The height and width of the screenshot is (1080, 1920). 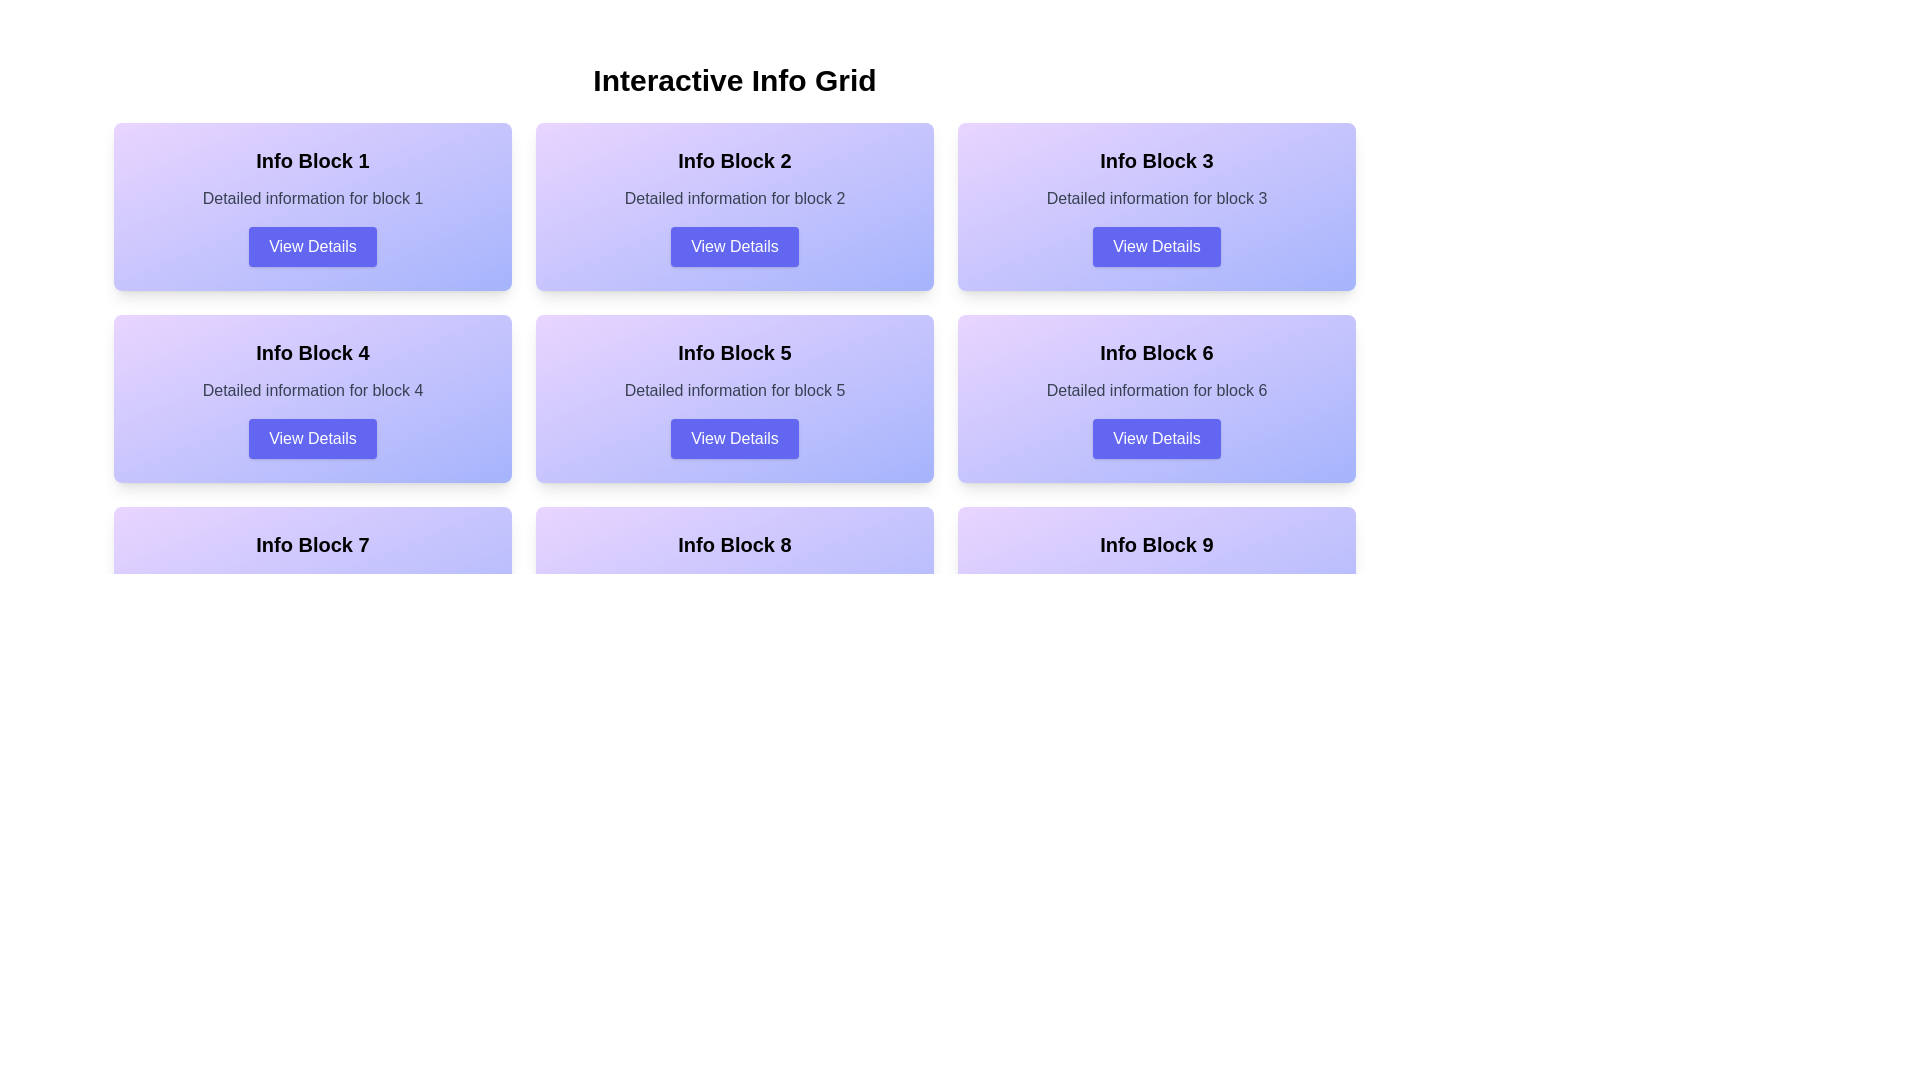 I want to click on the SVG circle element located in the top-right corner of 'Info Block 2' in the interactive grid layout, so click(x=915, y=140).